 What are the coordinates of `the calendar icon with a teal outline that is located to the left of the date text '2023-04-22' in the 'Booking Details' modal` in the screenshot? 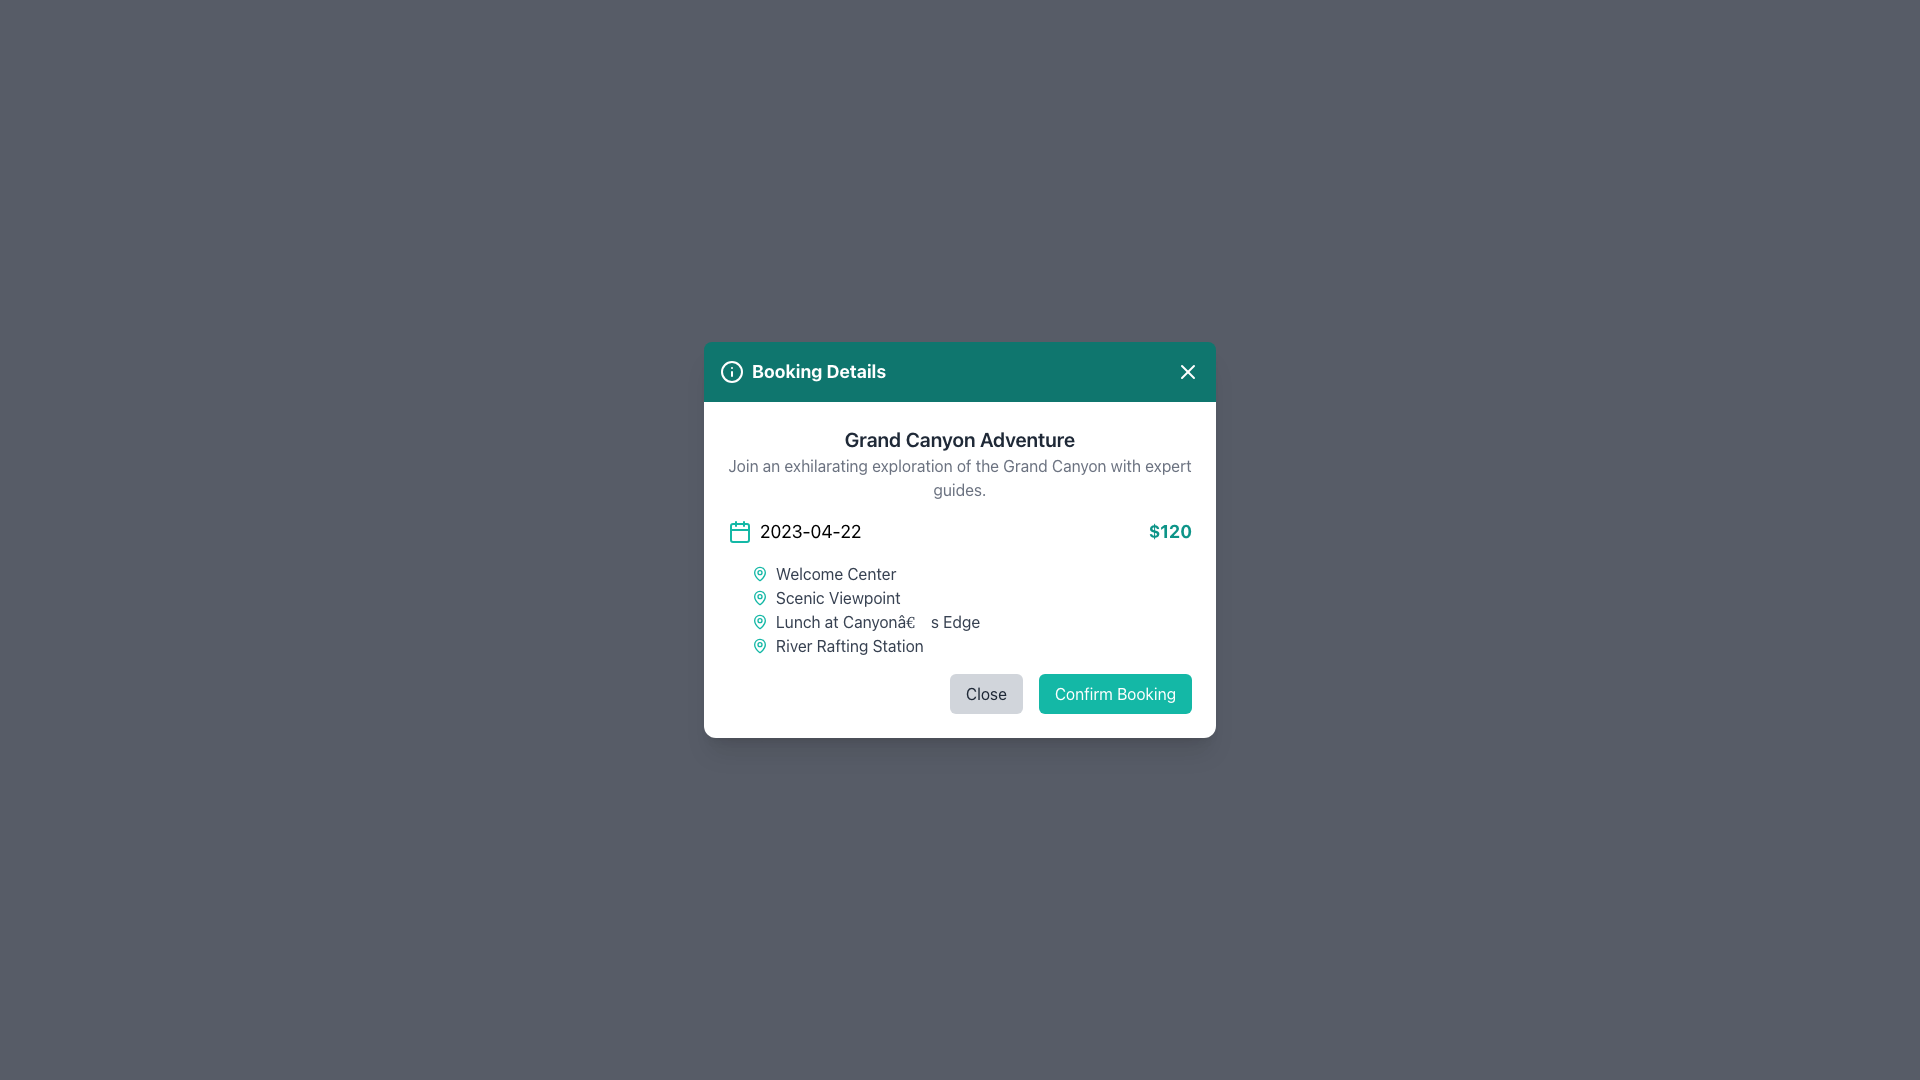 It's located at (738, 531).